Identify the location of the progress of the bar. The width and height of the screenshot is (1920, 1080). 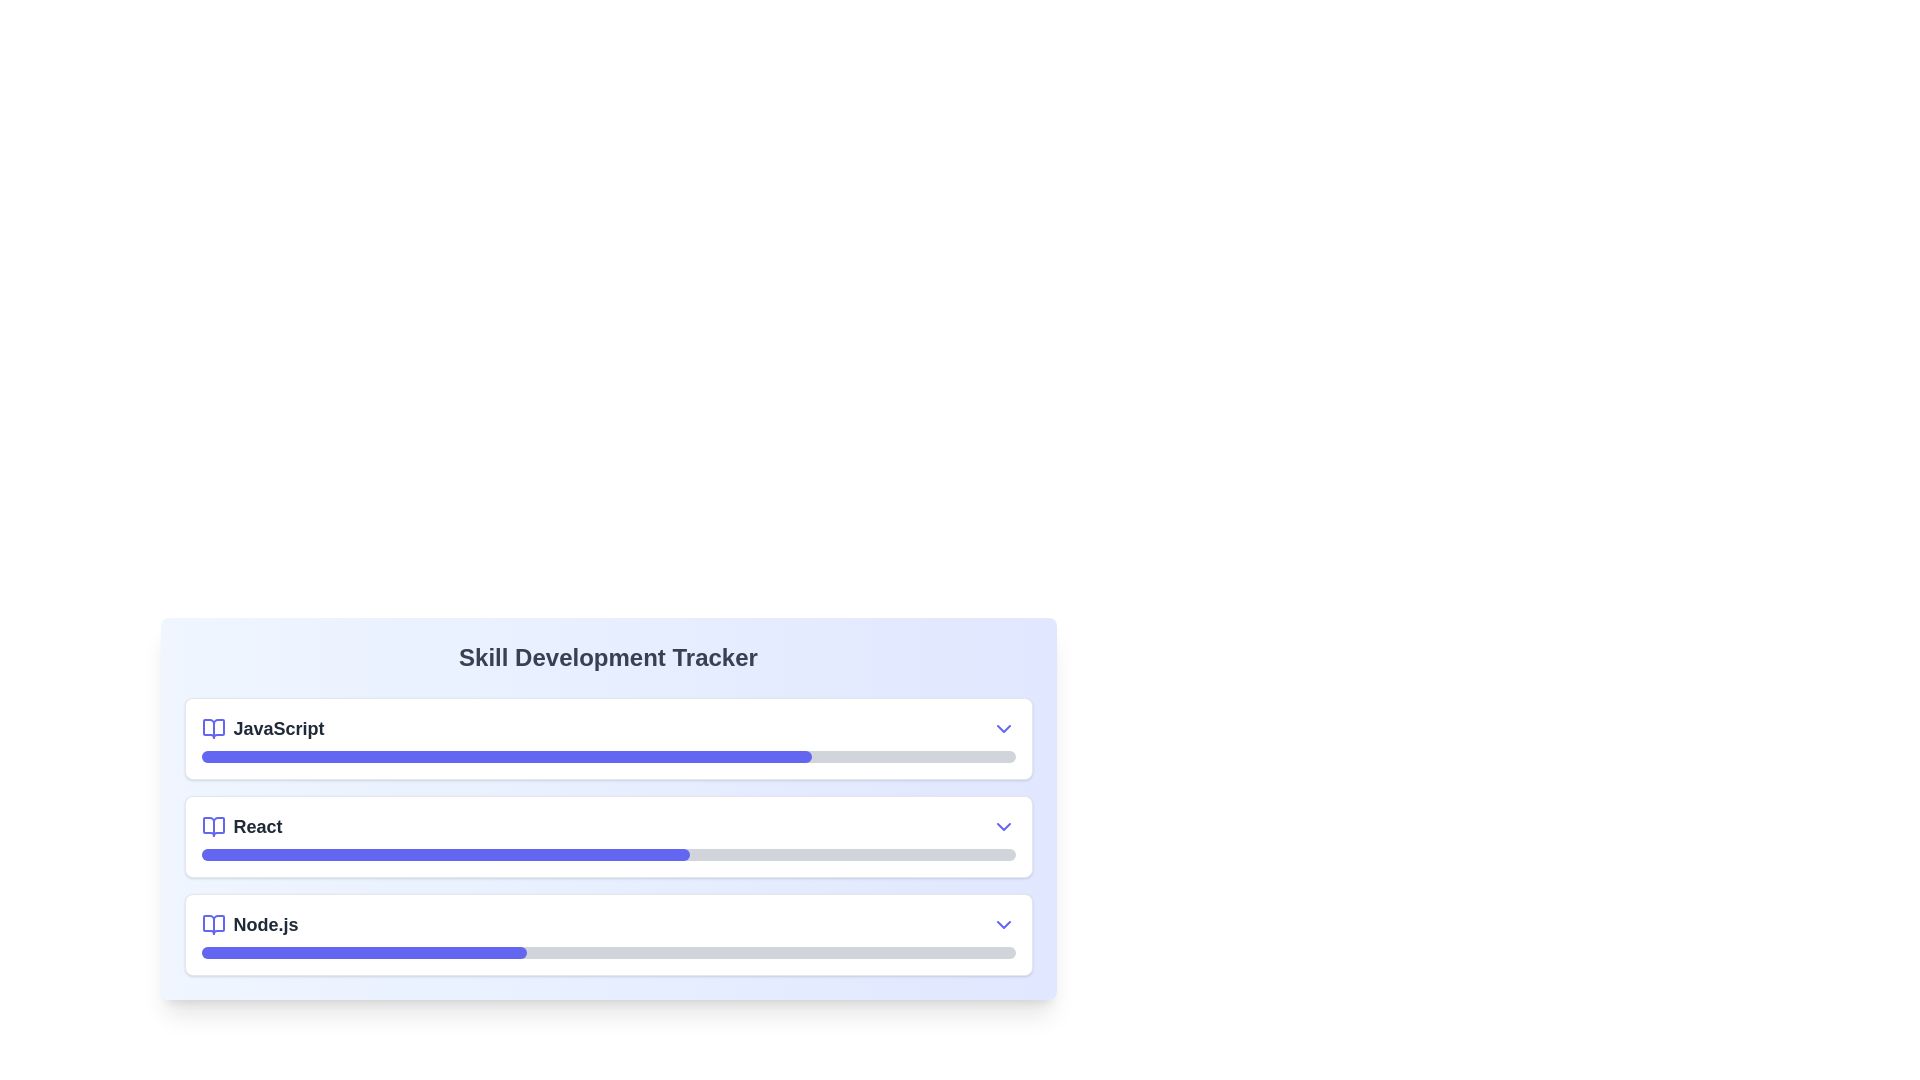
(477, 855).